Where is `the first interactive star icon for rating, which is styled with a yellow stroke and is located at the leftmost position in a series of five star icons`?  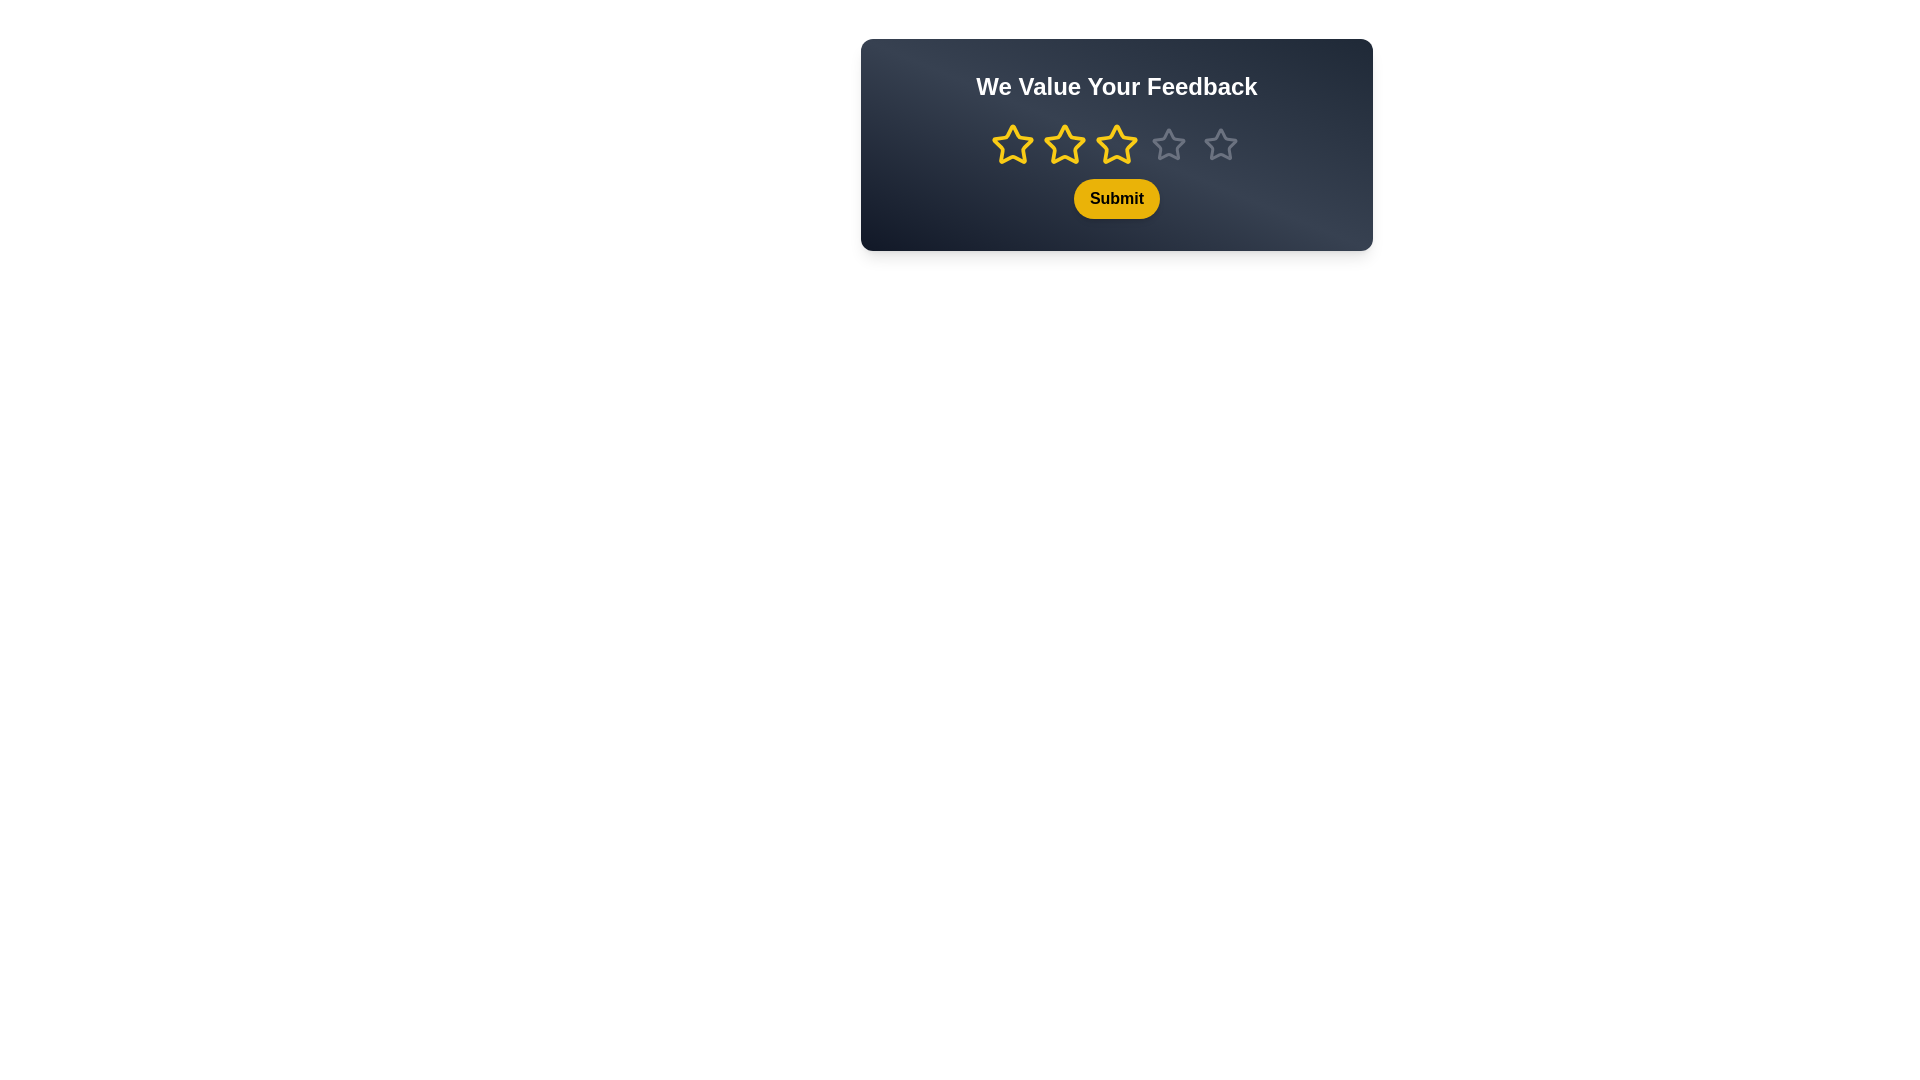
the first interactive star icon for rating, which is styled with a yellow stroke and is located at the leftmost position in a series of five star icons is located at coordinates (1012, 144).